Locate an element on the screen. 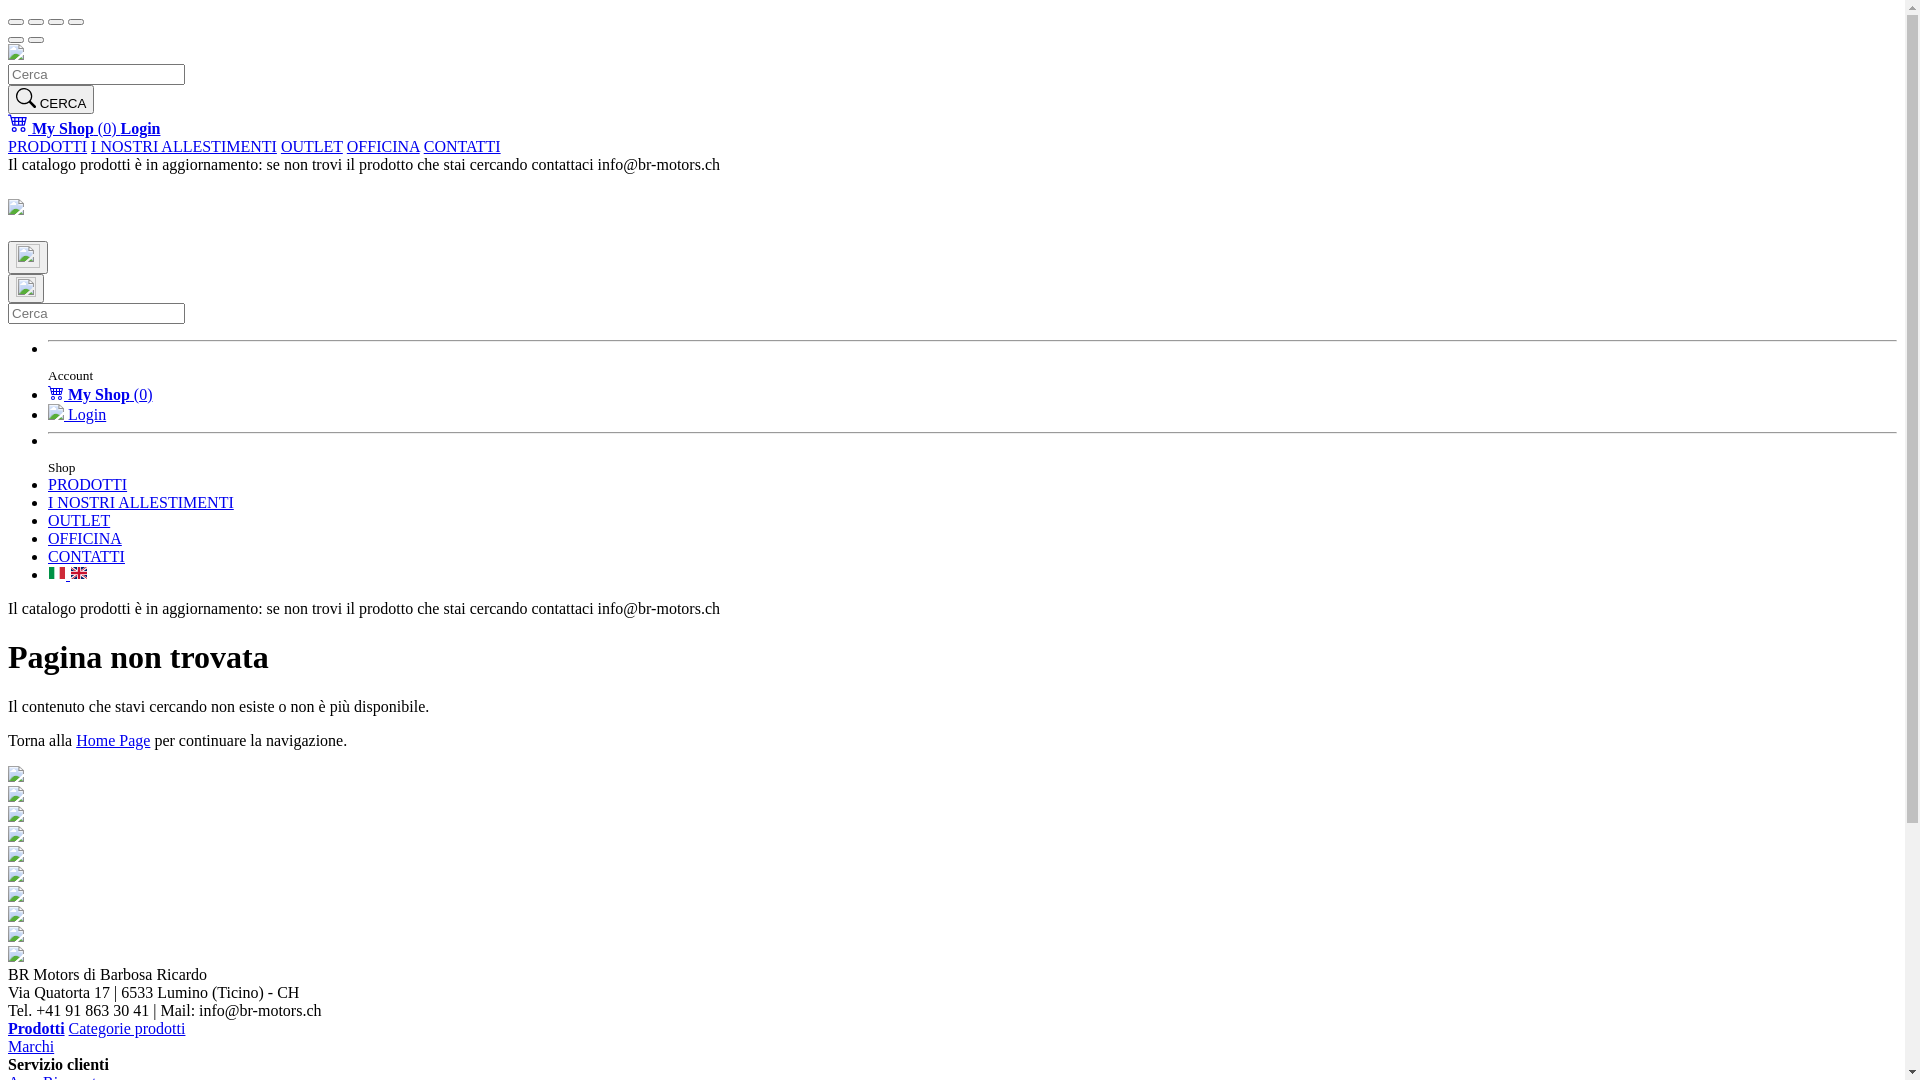 The height and width of the screenshot is (1080, 1920). 'Marchi' is located at coordinates (30, 1045).